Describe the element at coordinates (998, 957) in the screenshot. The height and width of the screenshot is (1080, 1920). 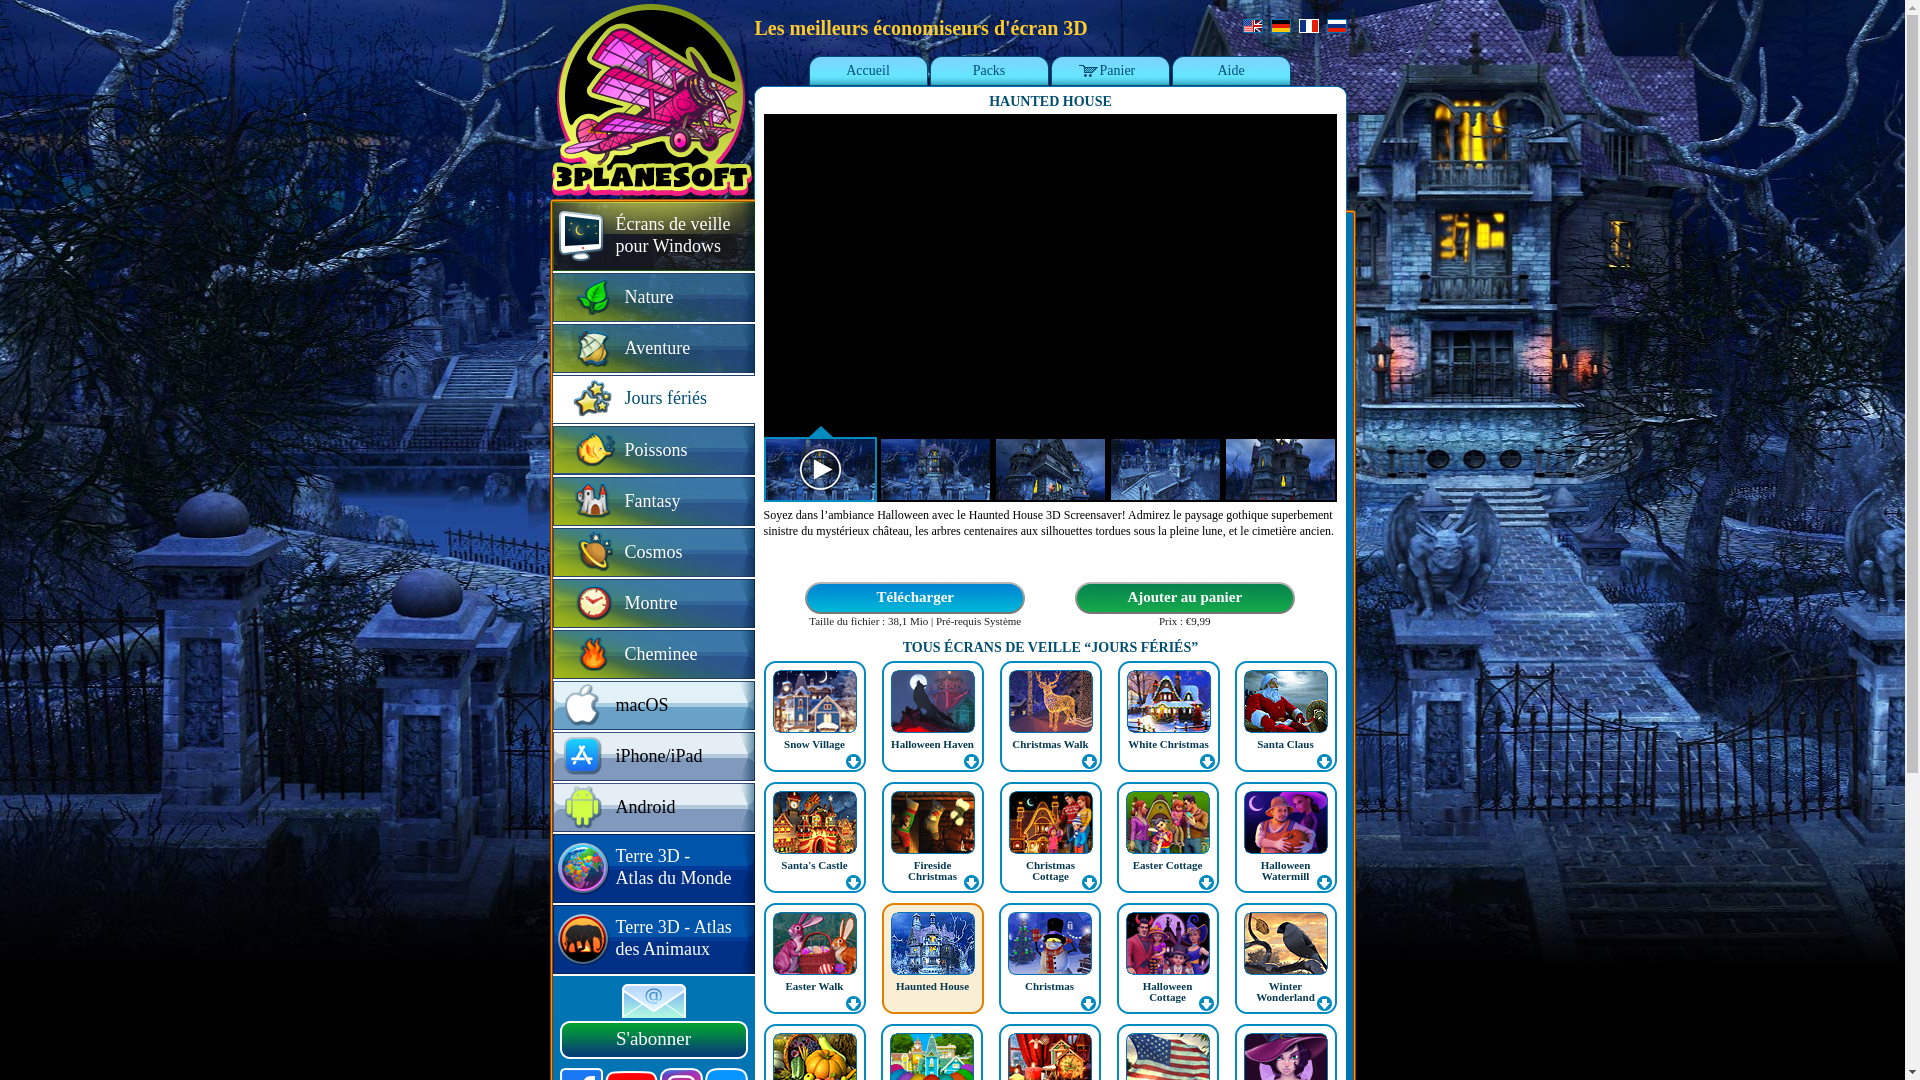
I see `'Christmas'` at that location.